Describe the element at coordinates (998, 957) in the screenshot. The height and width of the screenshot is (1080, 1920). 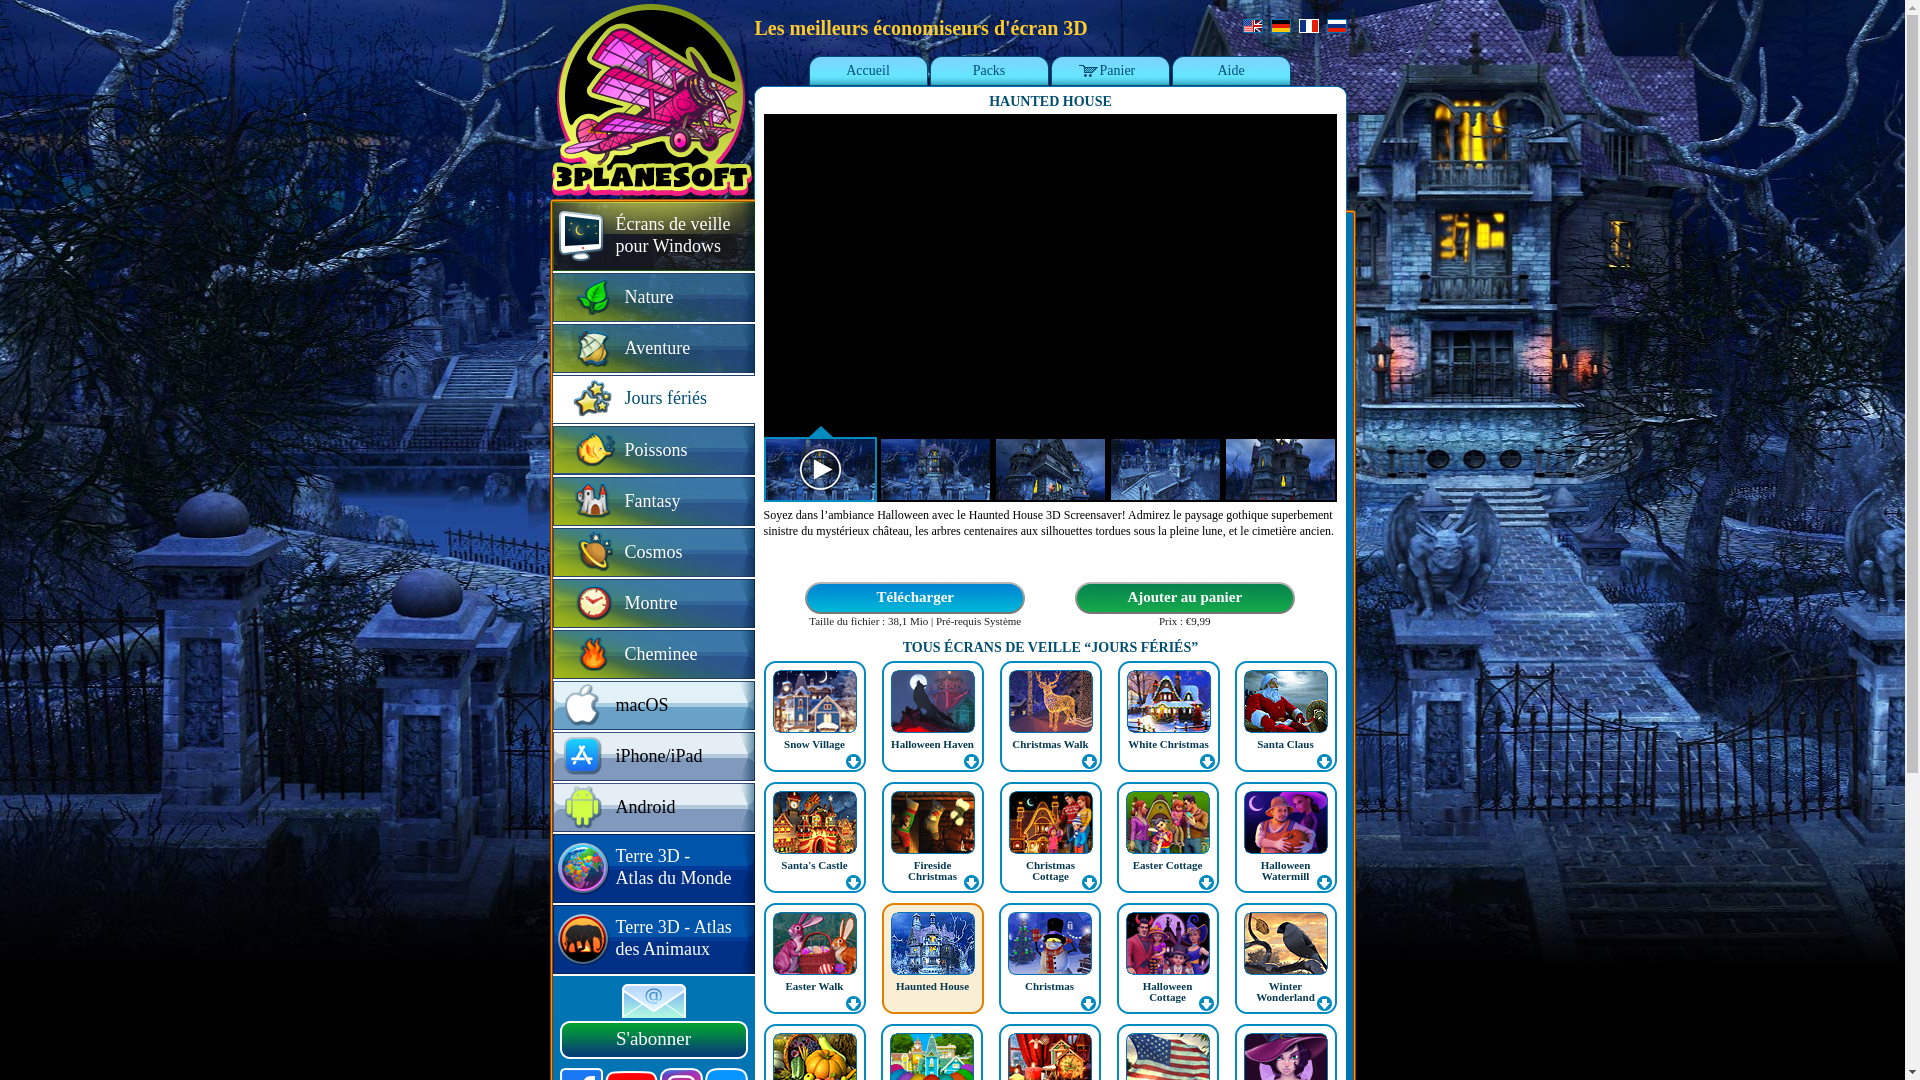
I see `'Christmas'` at that location.